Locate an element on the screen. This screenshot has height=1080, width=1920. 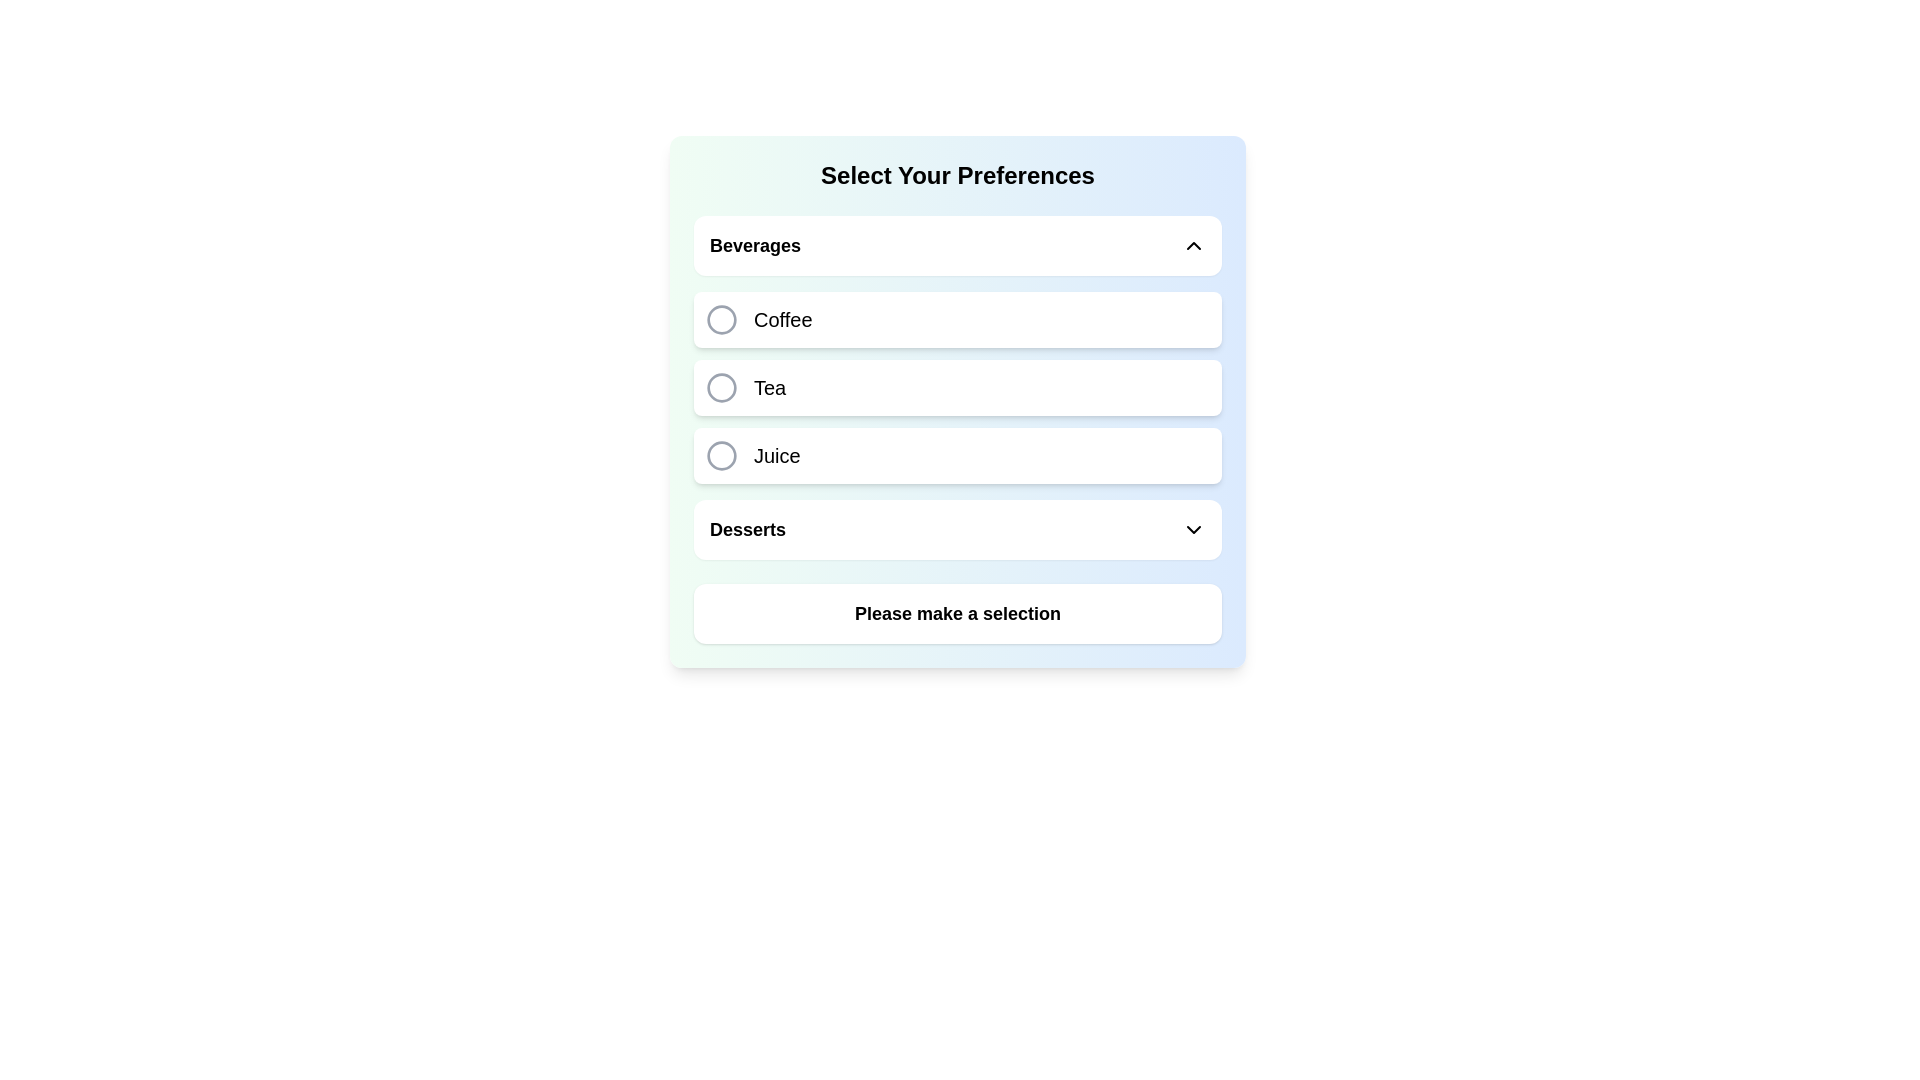
the circular radio button icon with a gray border located to the left of the text 'Coffee' is located at coordinates (720, 319).